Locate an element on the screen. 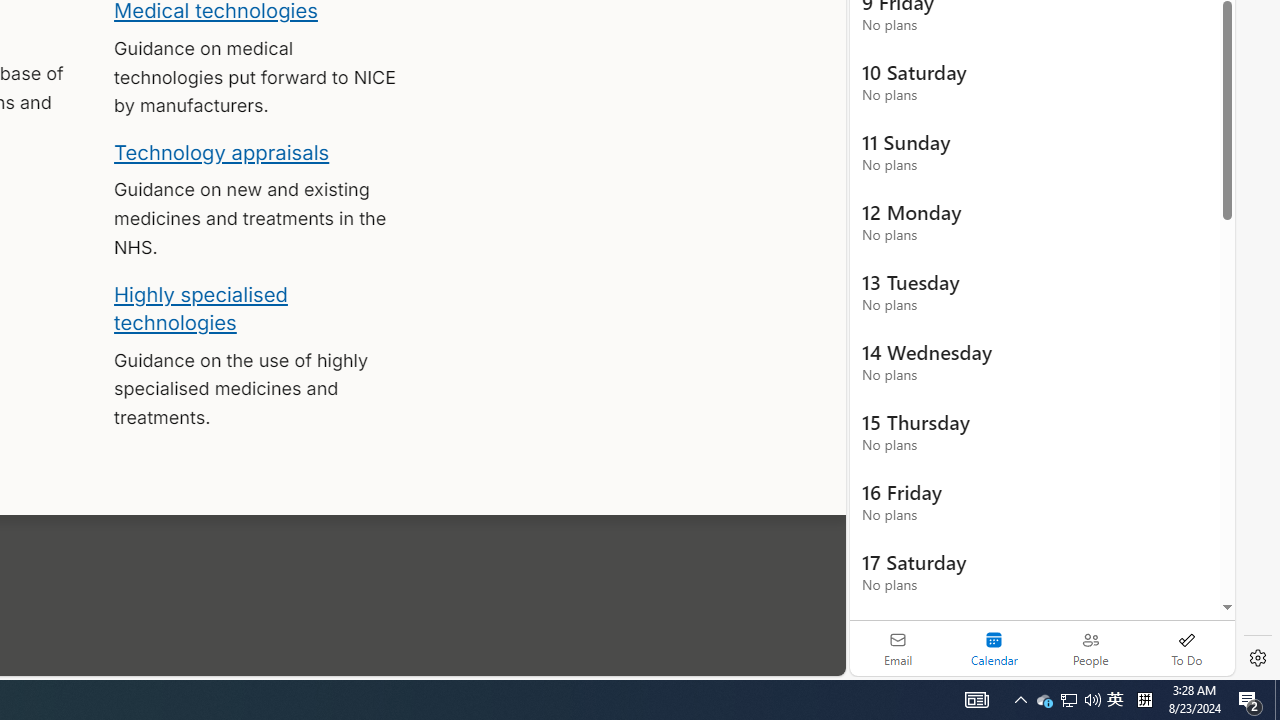  'People' is located at coordinates (1089, 648).